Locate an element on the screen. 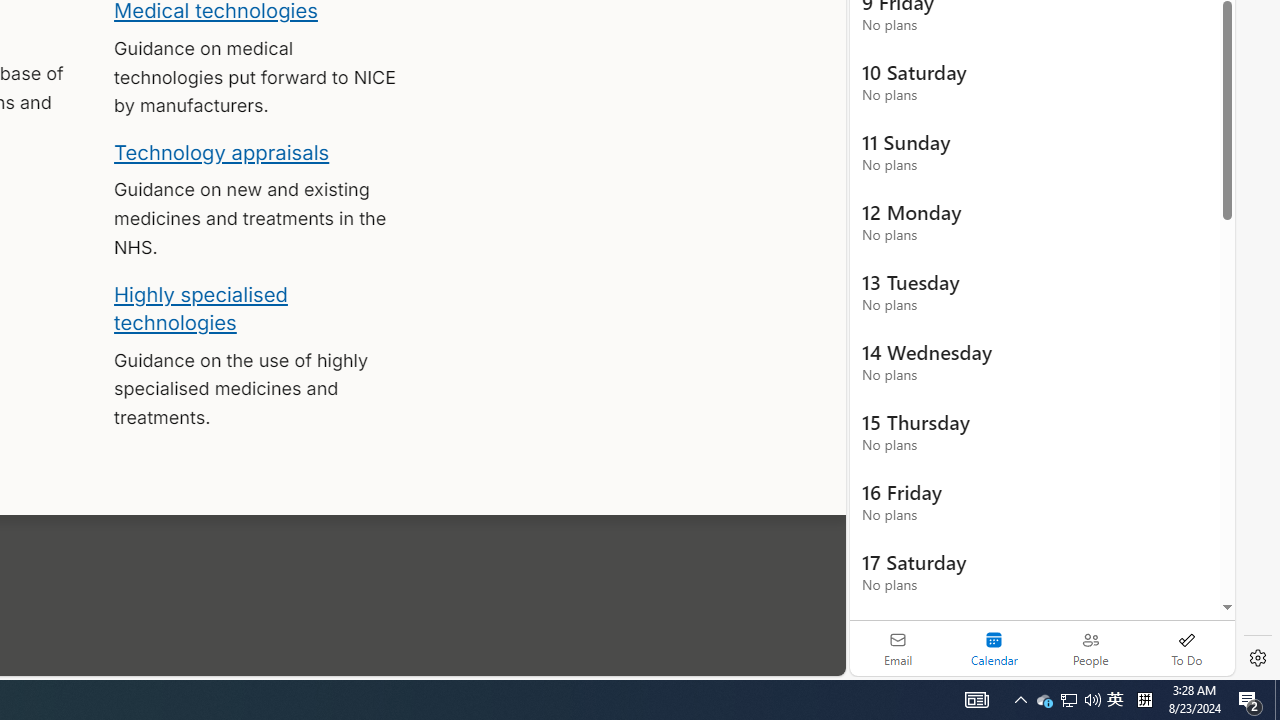  'People' is located at coordinates (1089, 648).